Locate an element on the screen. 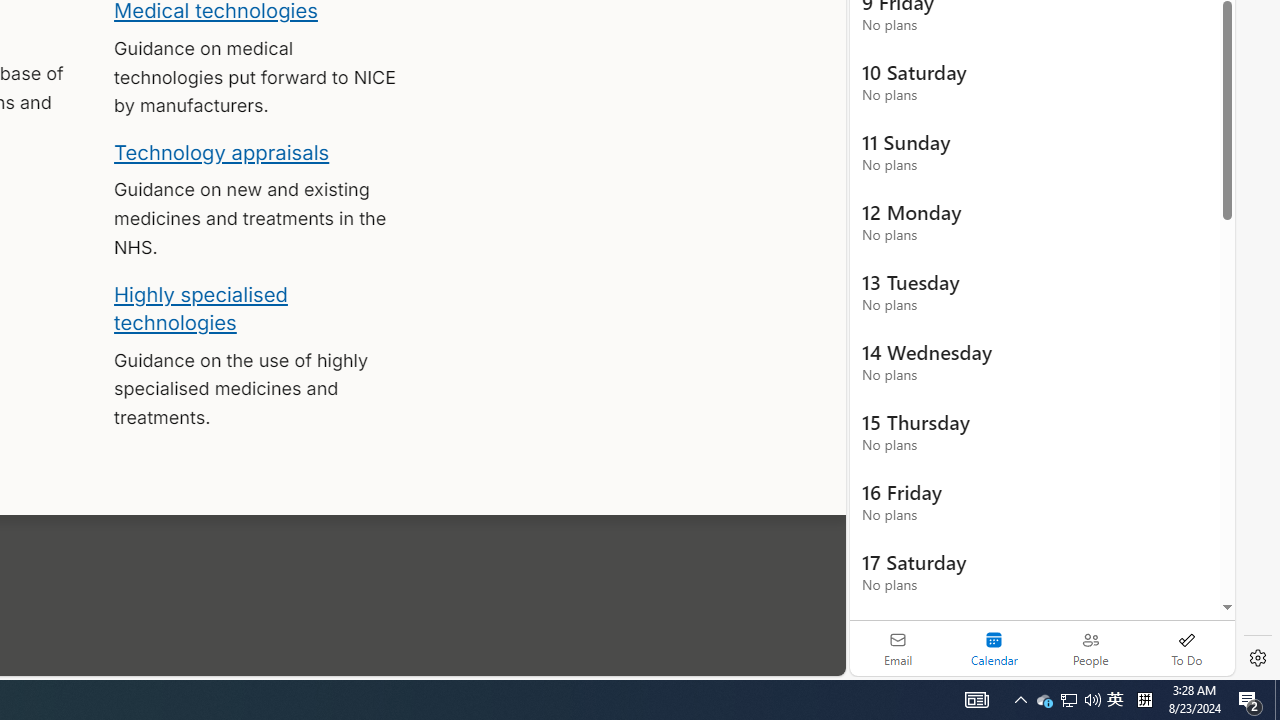  'People' is located at coordinates (1089, 648).